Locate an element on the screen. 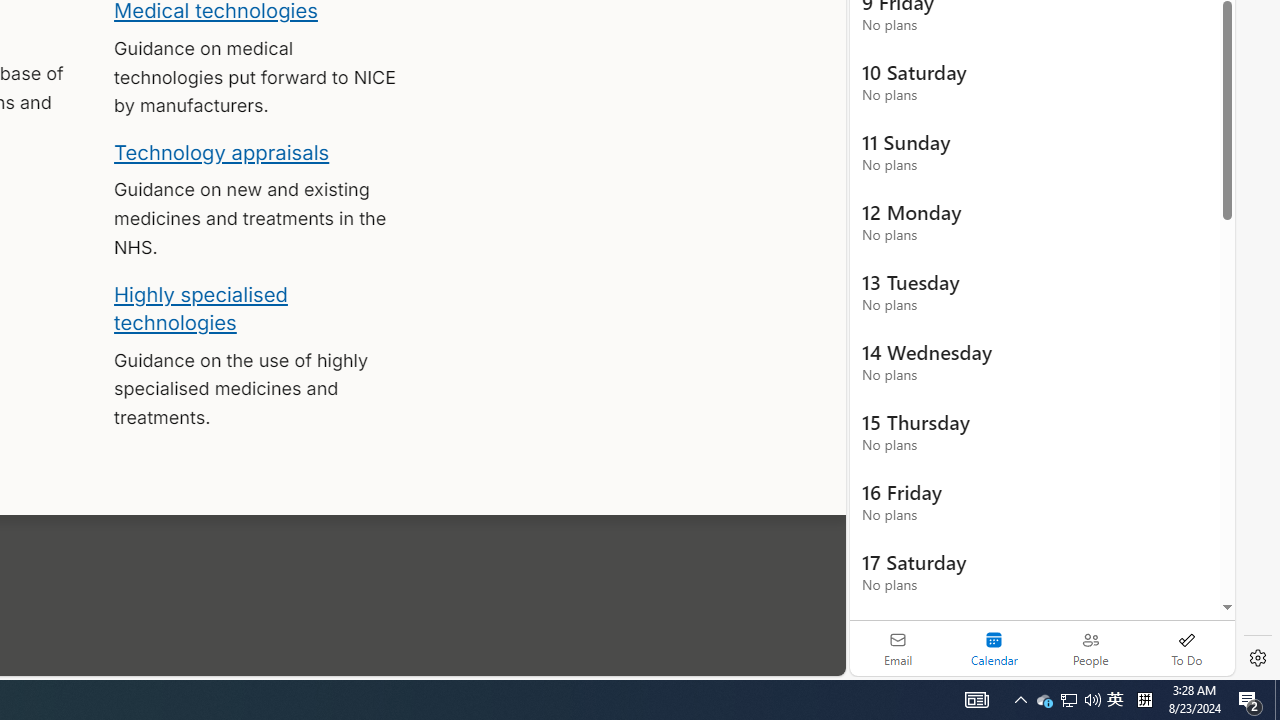  'People' is located at coordinates (1089, 648).